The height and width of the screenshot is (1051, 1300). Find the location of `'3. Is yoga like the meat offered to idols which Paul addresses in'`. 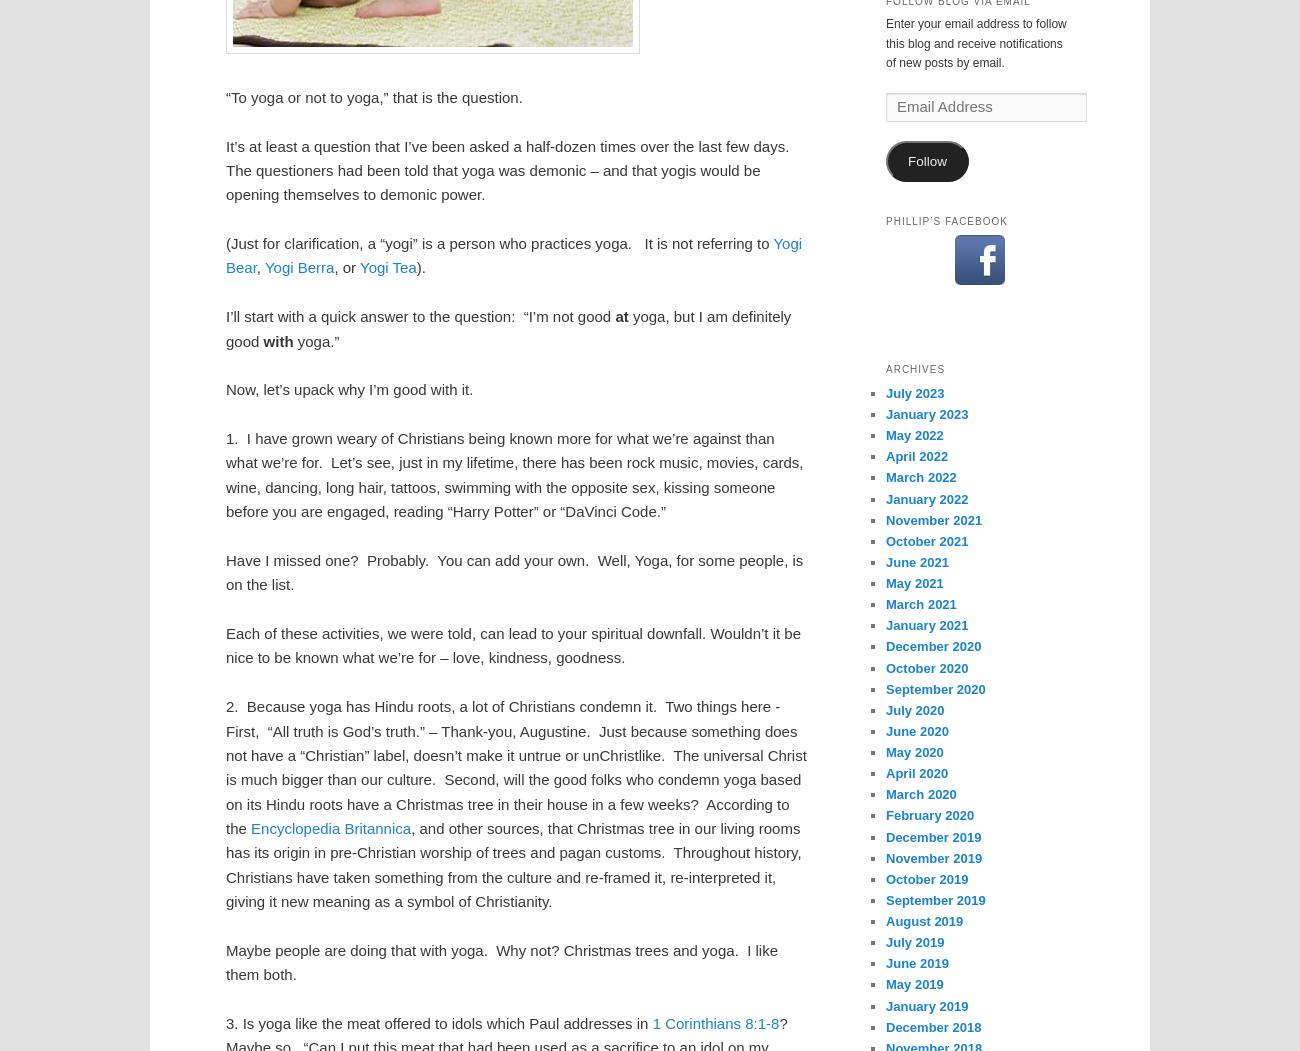

'3. Is yoga like the meat offered to idols which Paul addresses in' is located at coordinates (438, 1022).